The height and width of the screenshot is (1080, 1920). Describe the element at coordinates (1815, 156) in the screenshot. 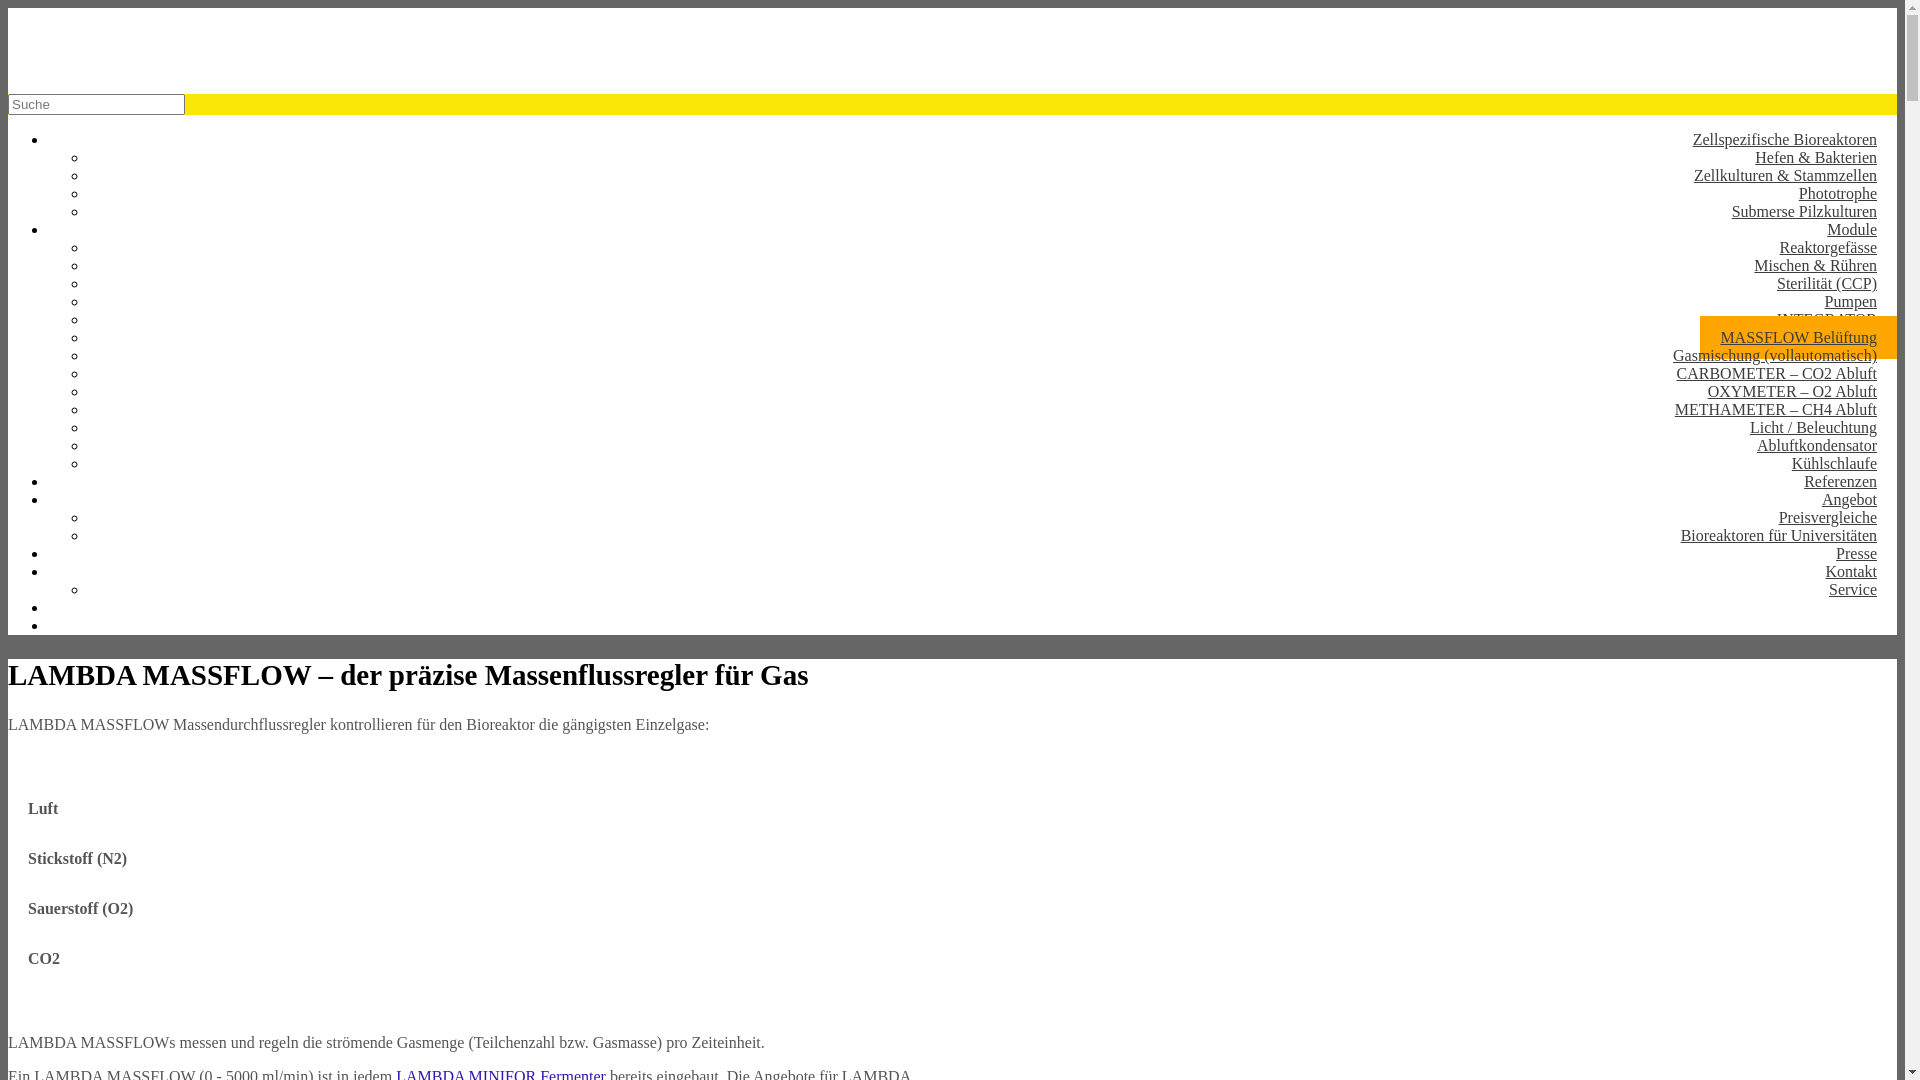

I see `'Hefen & Bakterien'` at that location.